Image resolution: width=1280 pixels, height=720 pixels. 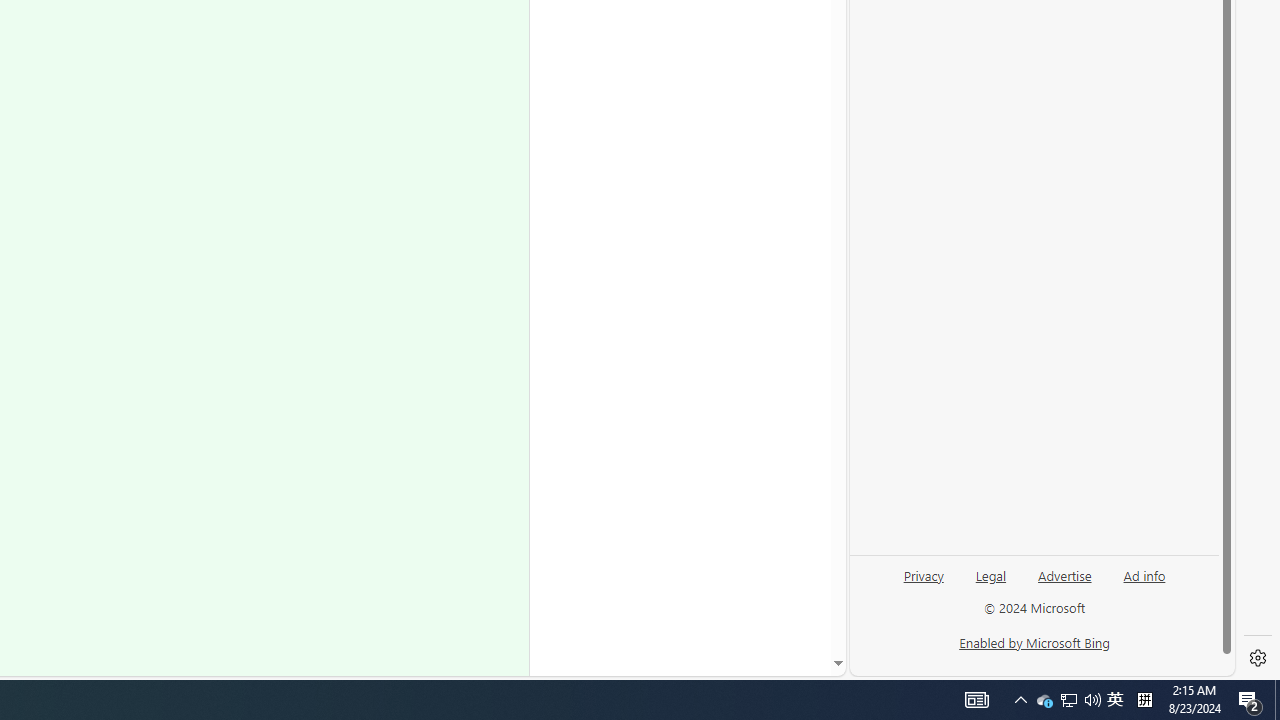 What do you see at coordinates (990, 583) in the screenshot?
I see `'Legal'` at bounding box center [990, 583].